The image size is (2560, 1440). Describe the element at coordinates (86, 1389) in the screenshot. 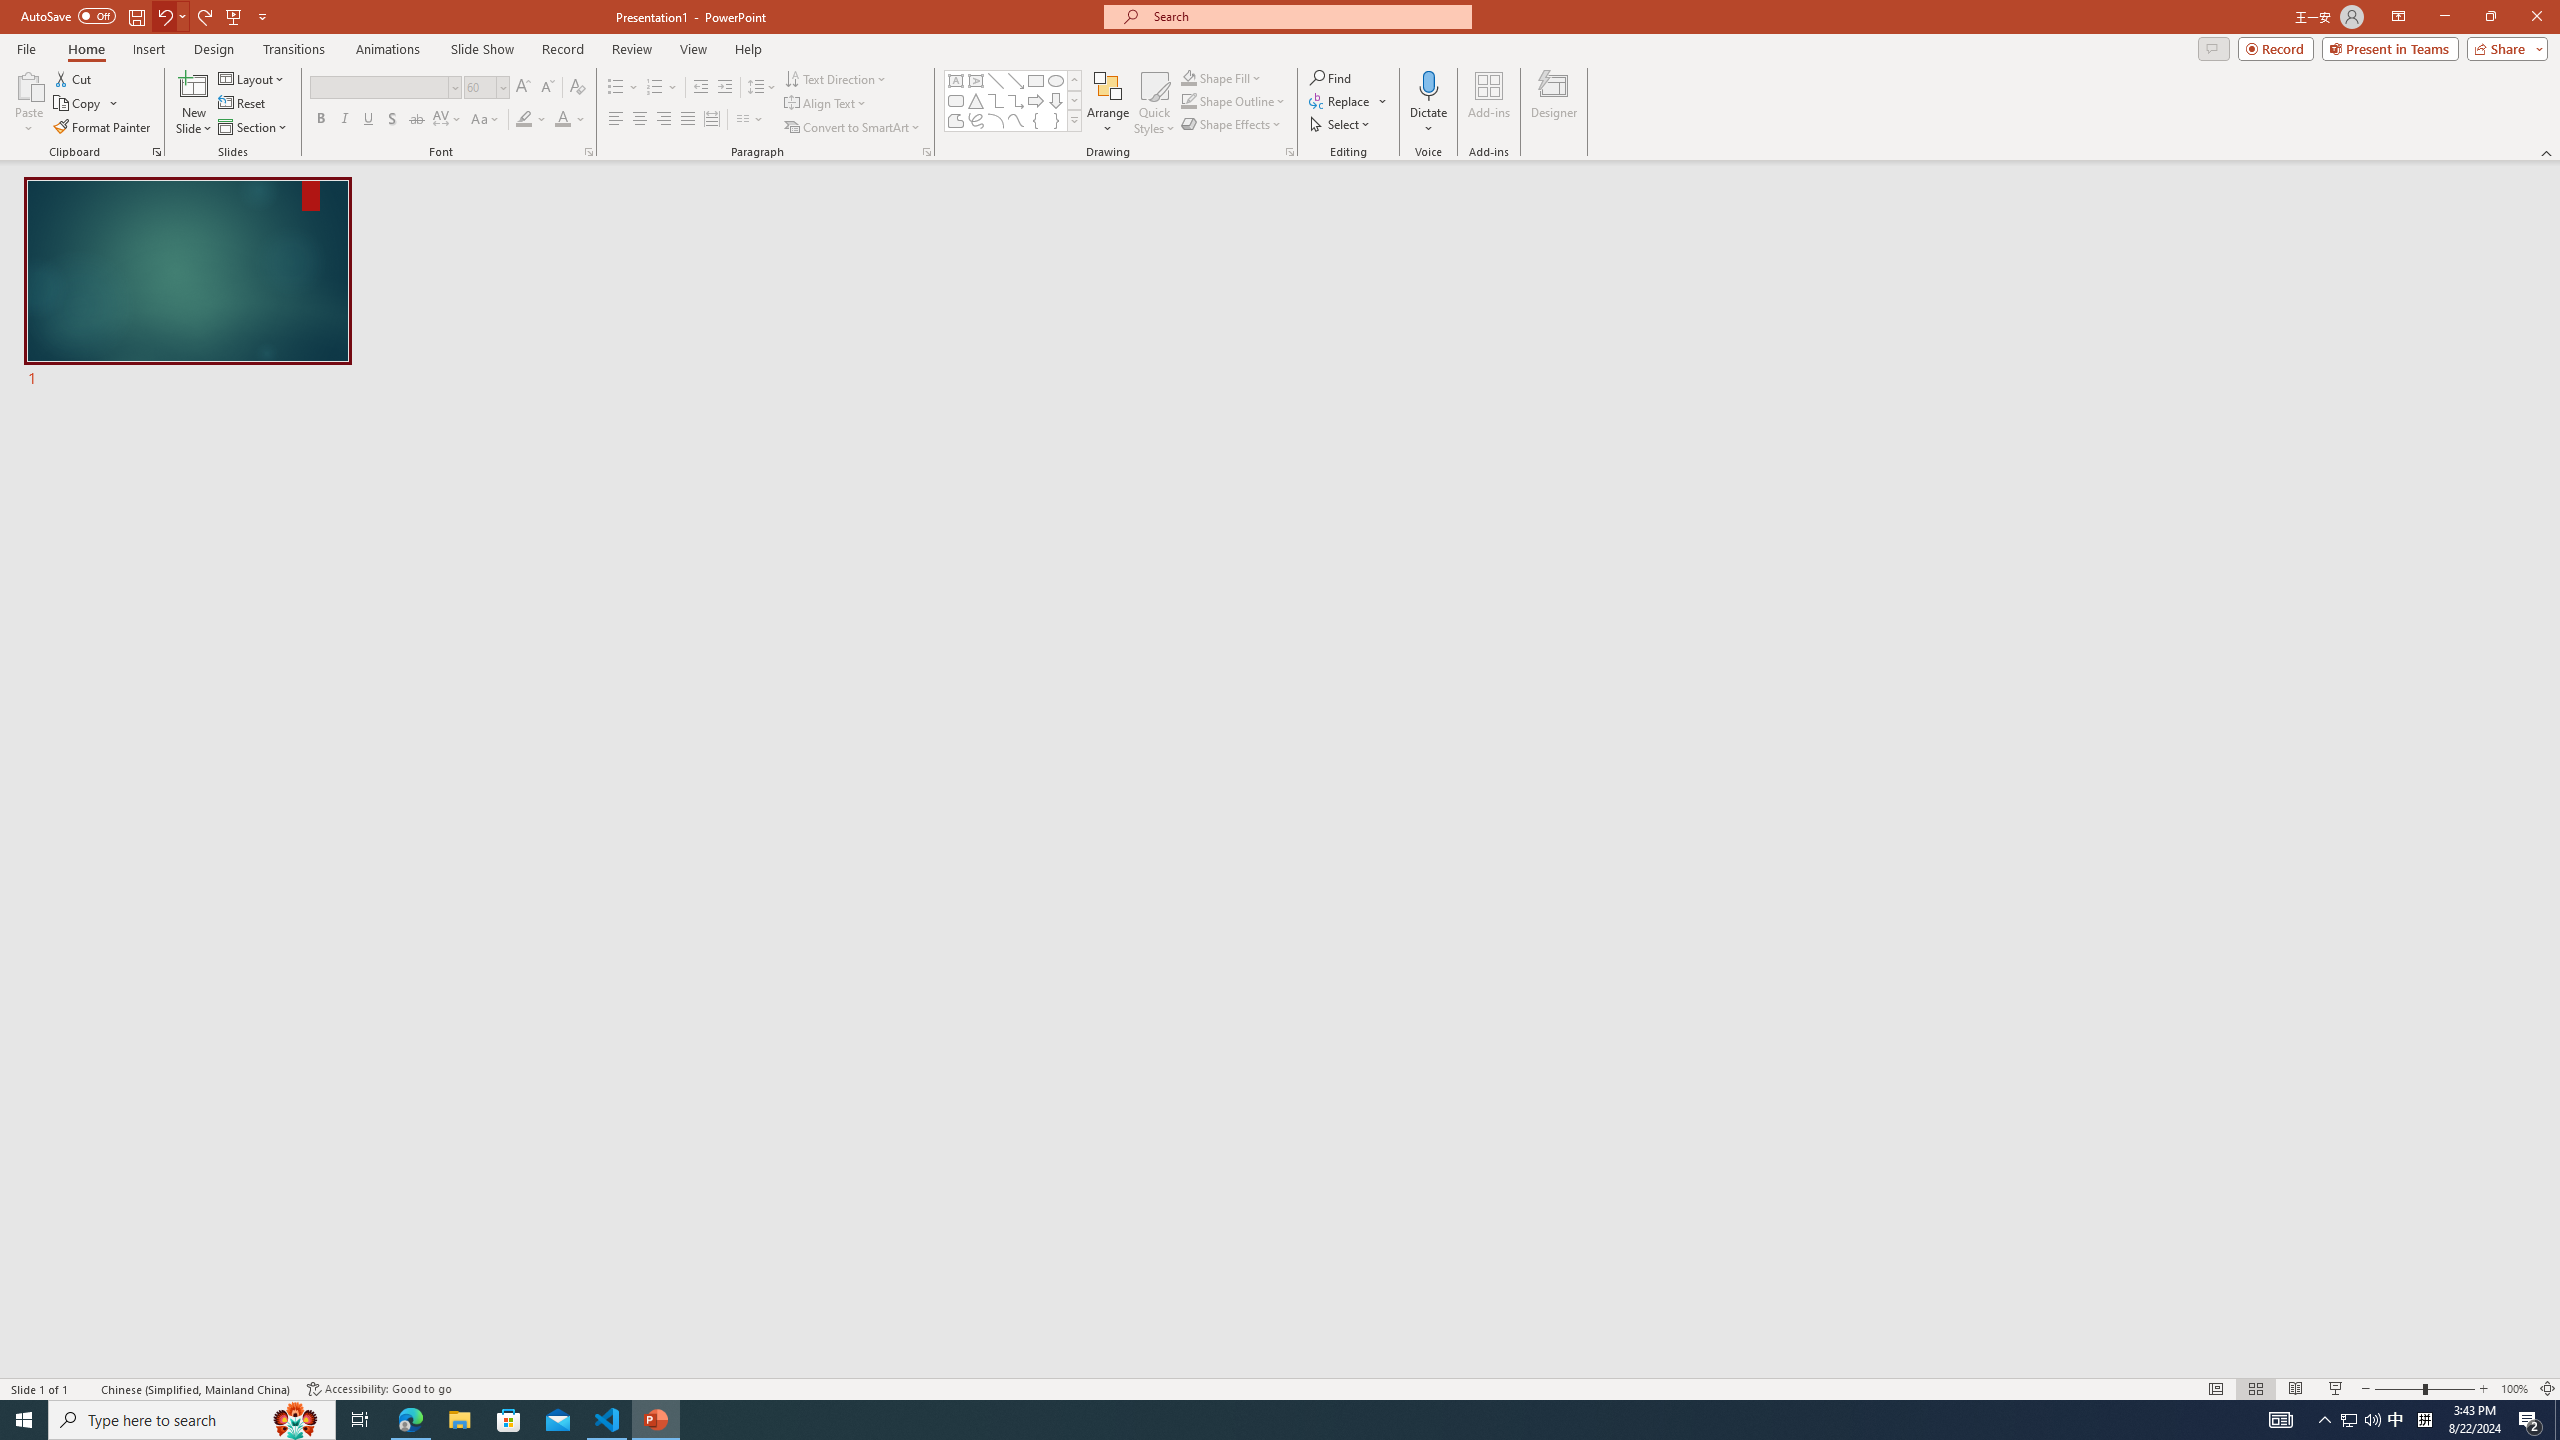

I see `'Spell Check '` at that location.